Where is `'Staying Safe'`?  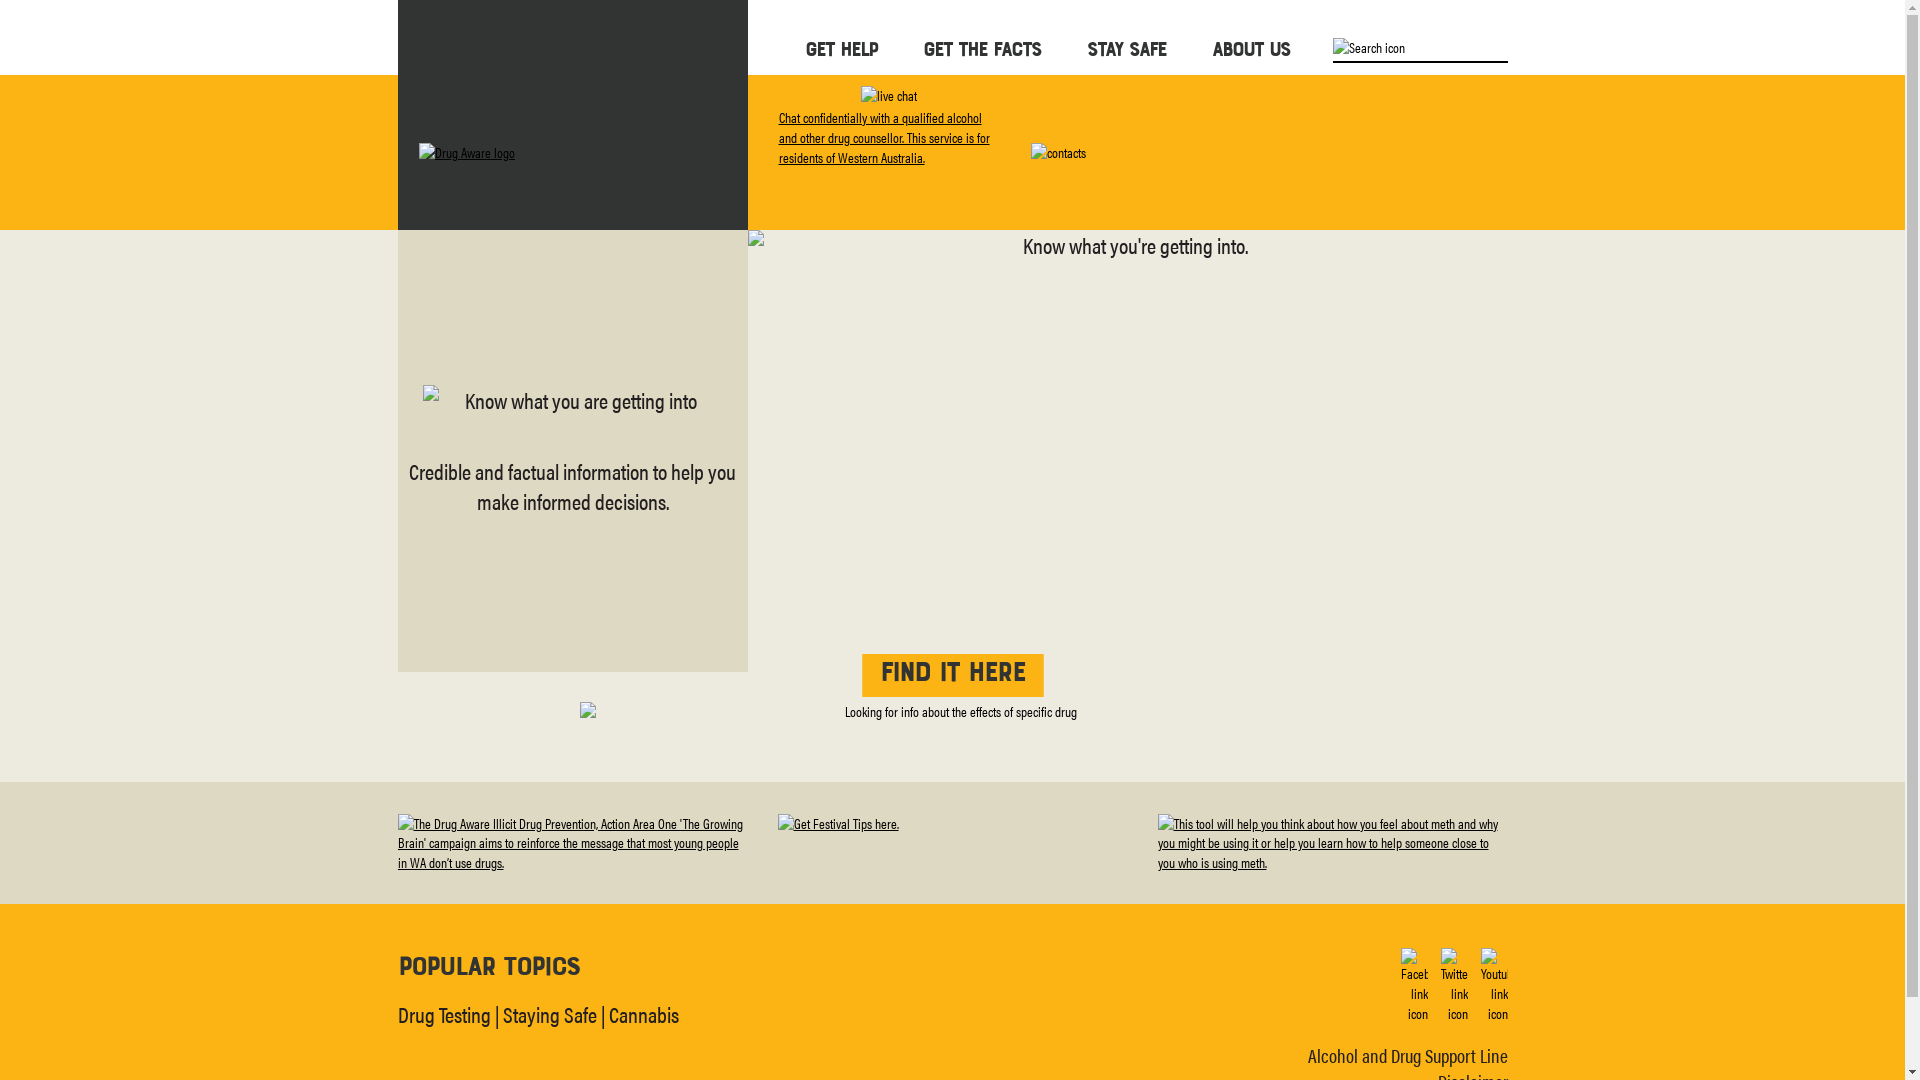
'Staying Safe' is located at coordinates (548, 1013).